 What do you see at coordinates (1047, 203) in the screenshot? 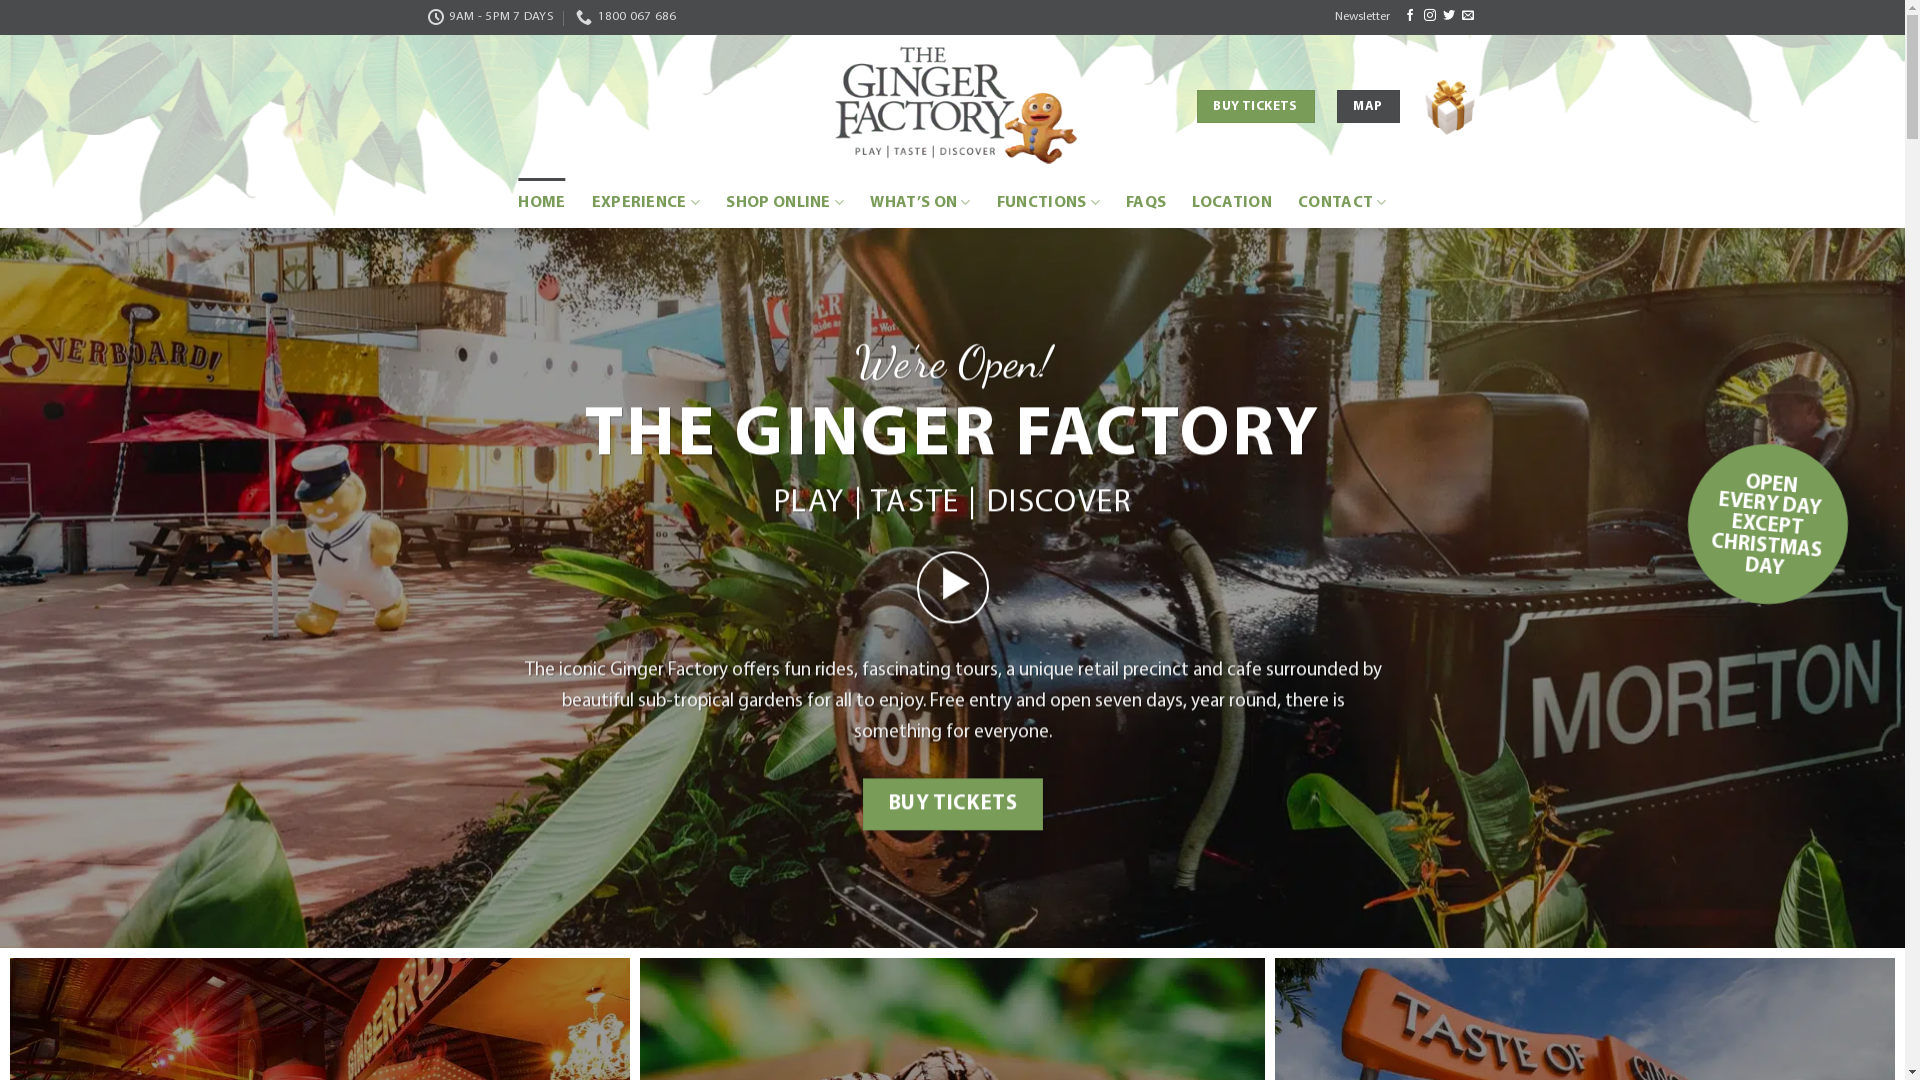
I see `'FUNCTIONS'` at bounding box center [1047, 203].